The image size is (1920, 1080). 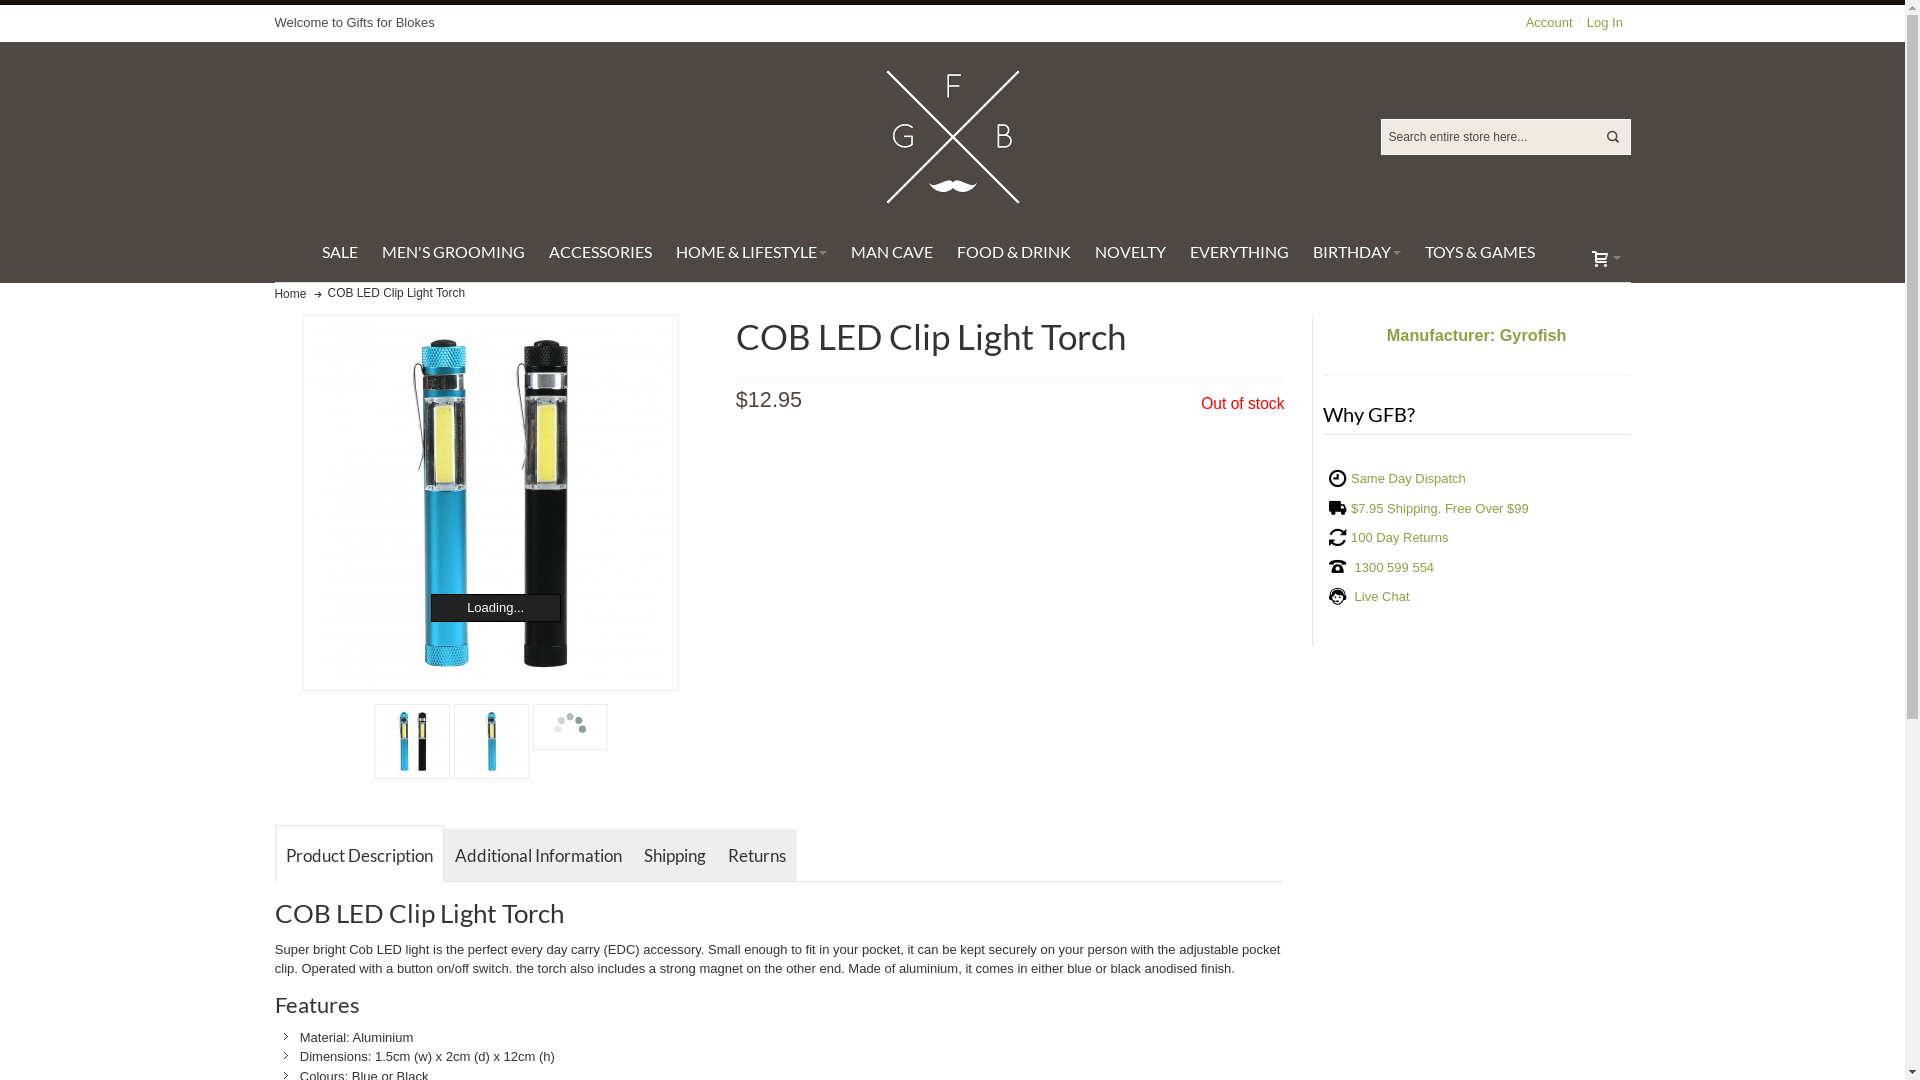 I want to click on 'SALE', so click(x=340, y=250).